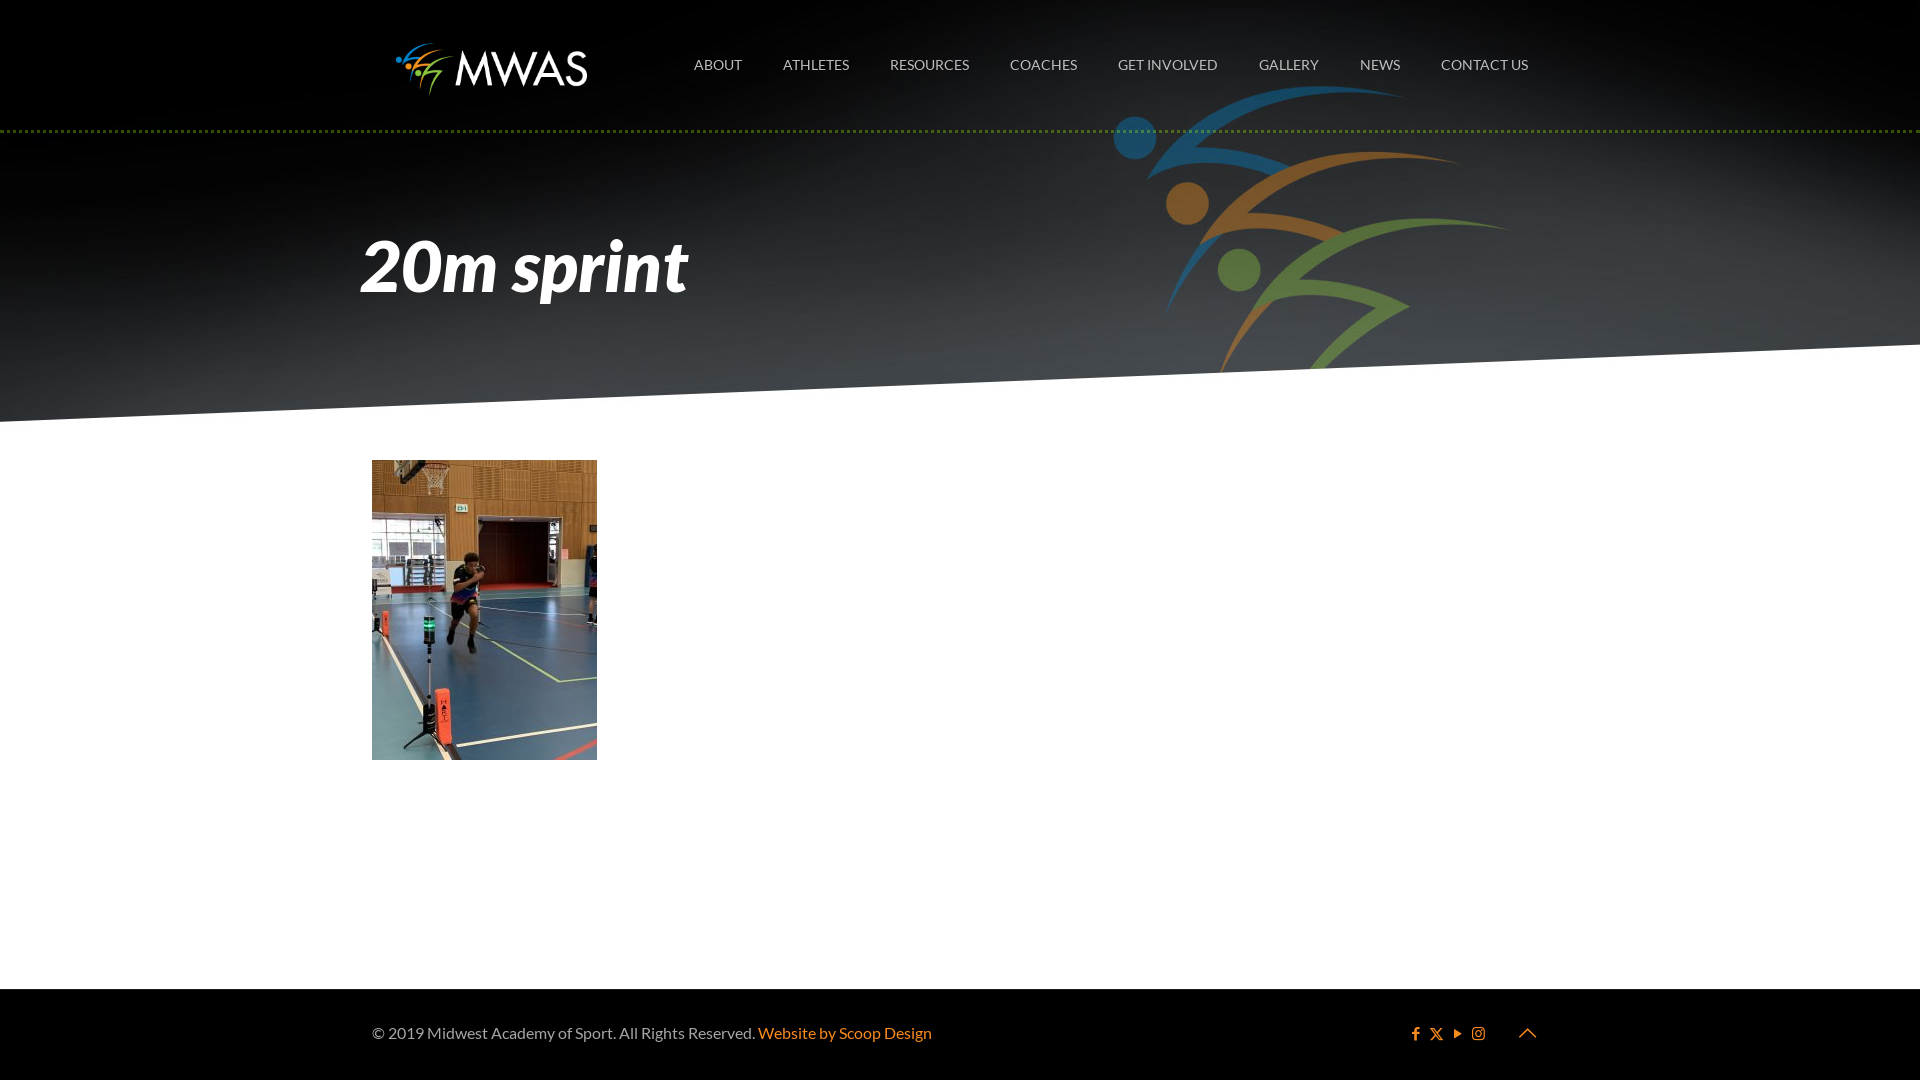  Describe the element at coordinates (757, 1032) in the screenshot. I see `'Website by Scoop Design'` at that location.